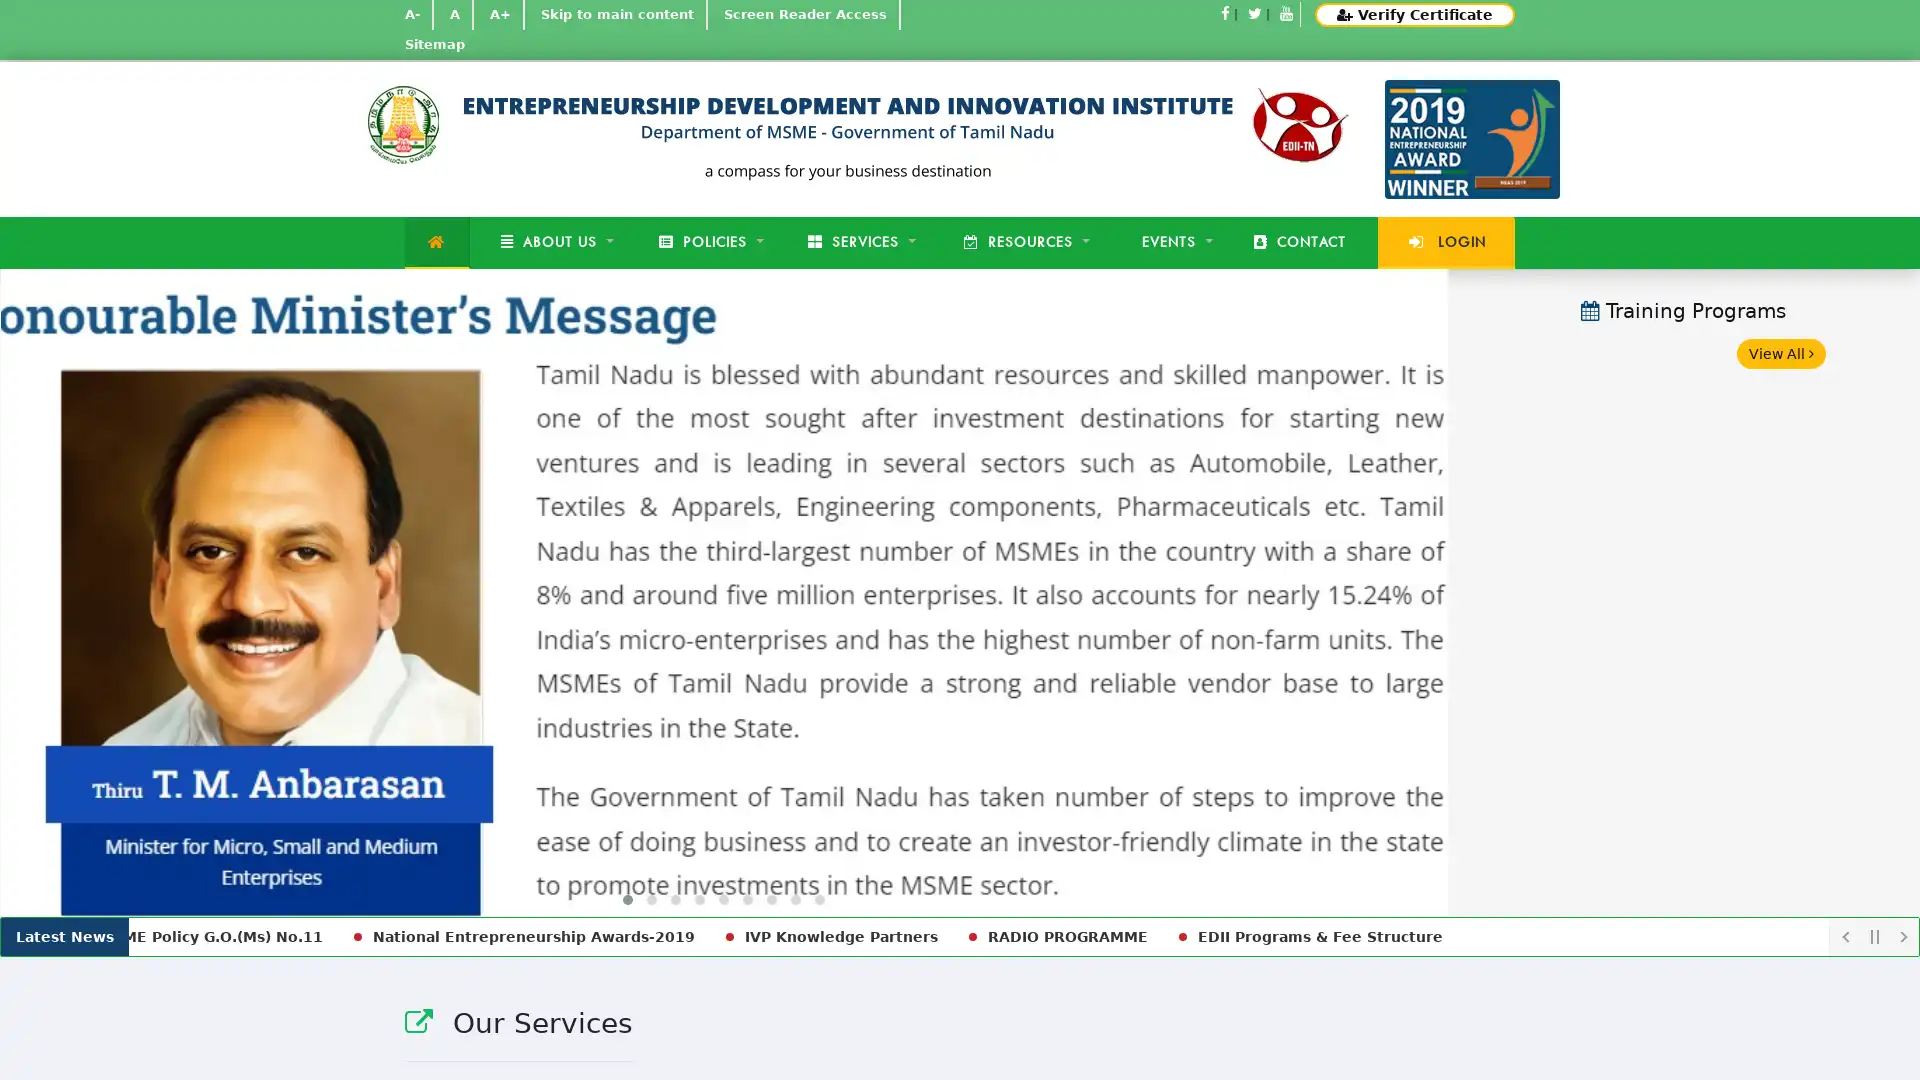  Describe the element at coordinates (39, 571) in the screenshot. I see `Previous` at that location.